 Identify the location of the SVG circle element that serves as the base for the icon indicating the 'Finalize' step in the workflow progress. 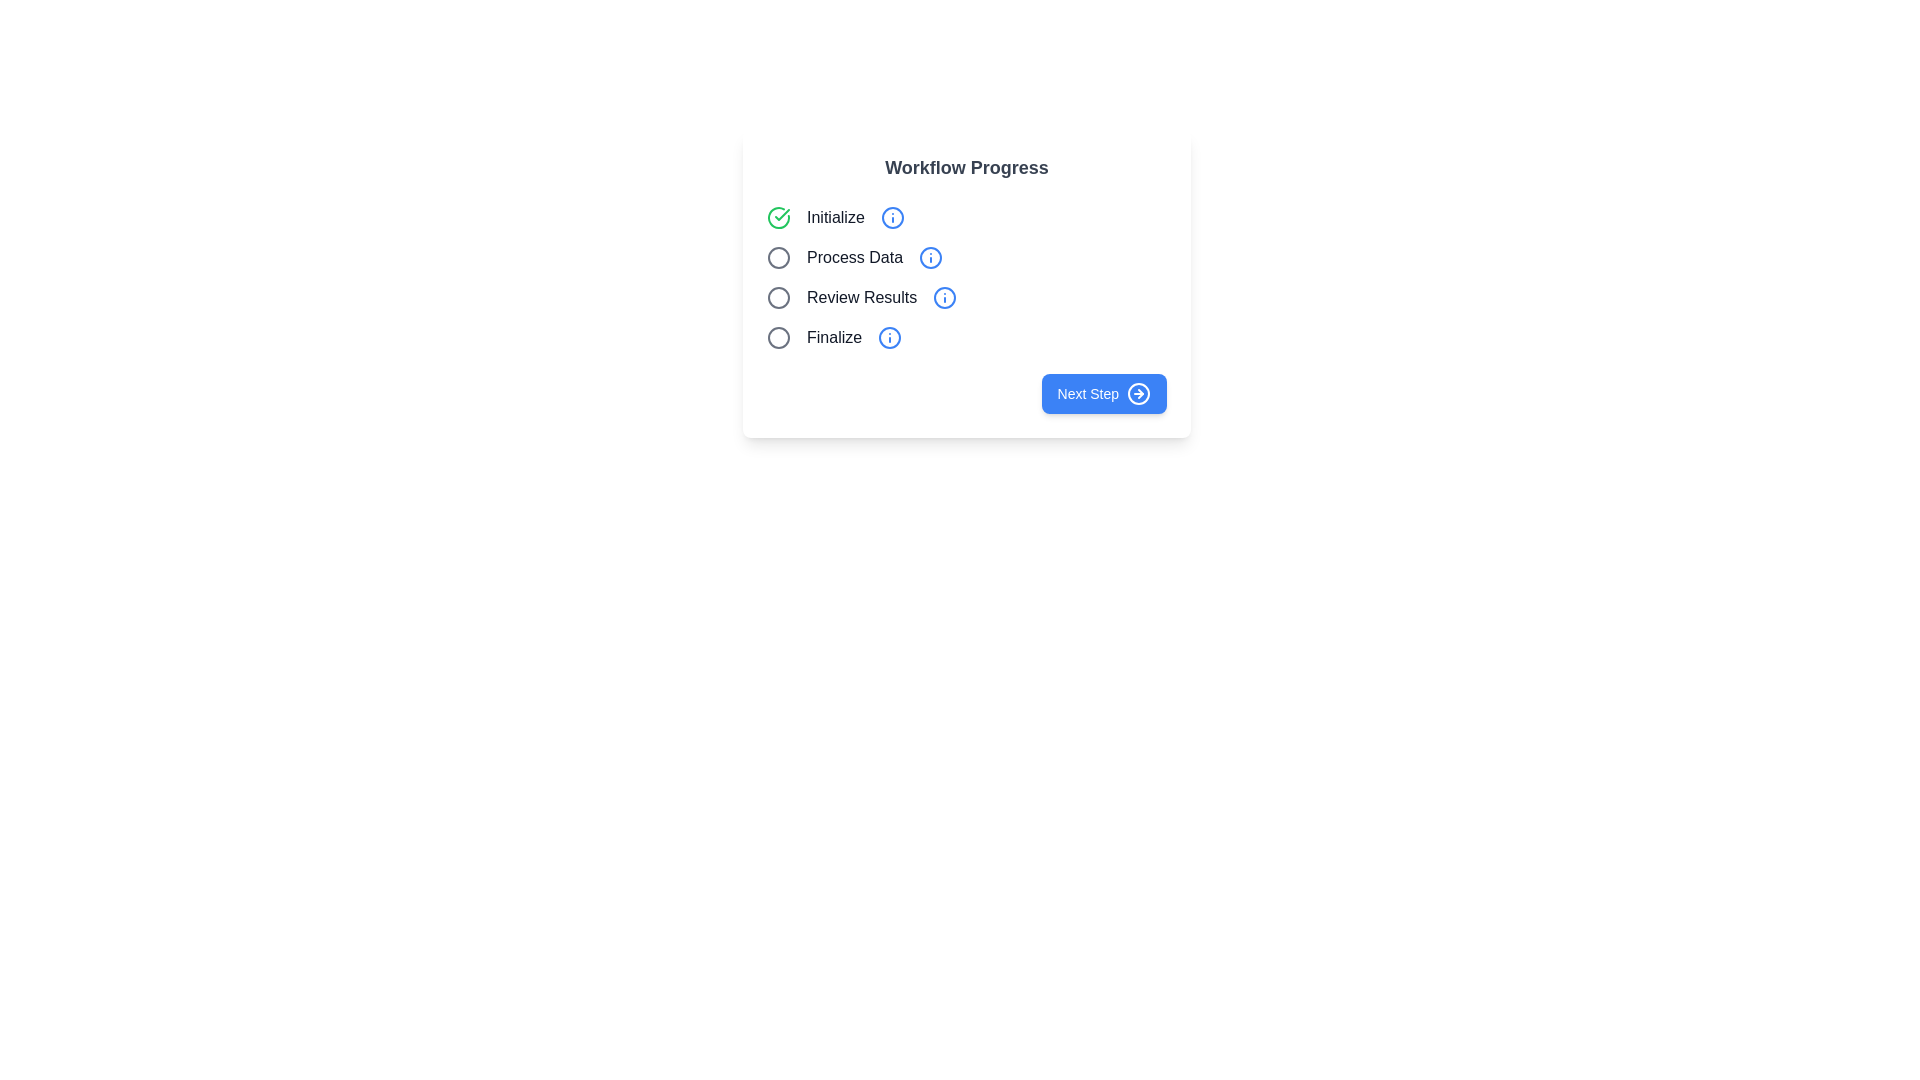
(889, 337).